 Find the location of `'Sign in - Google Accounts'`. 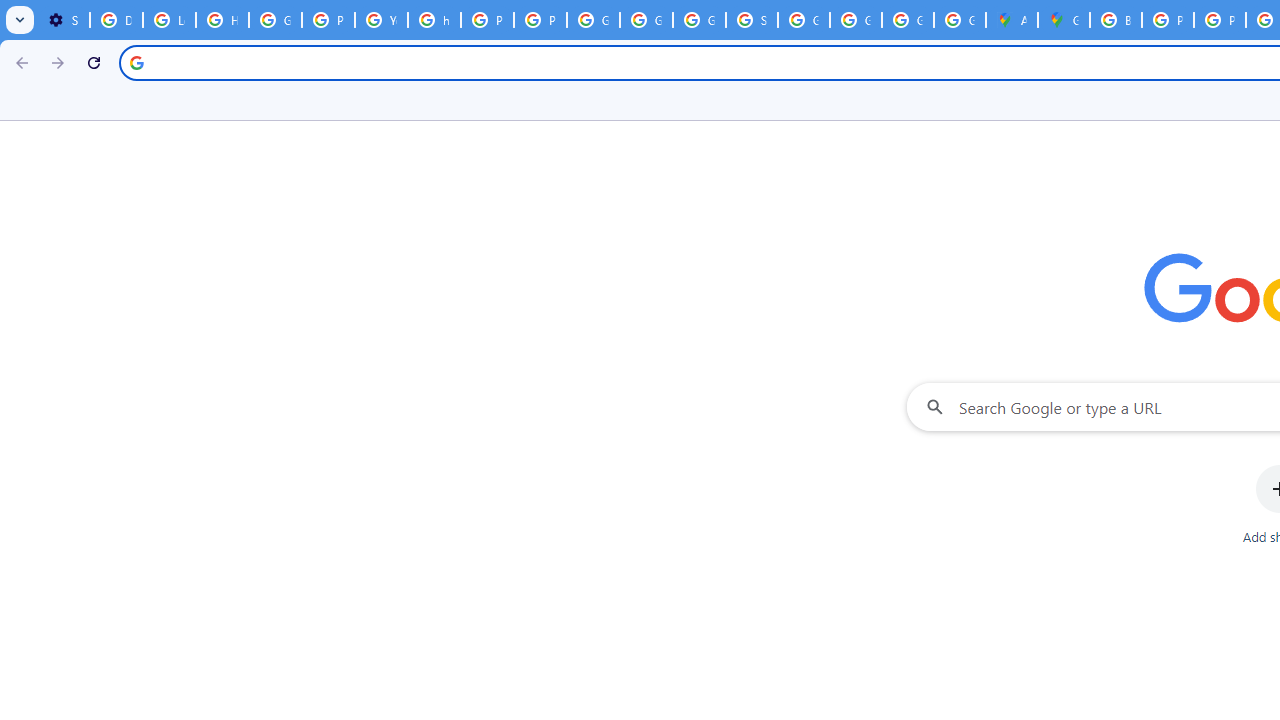

'Sign in - Google Accounts' is located at coordinates (751, 20).